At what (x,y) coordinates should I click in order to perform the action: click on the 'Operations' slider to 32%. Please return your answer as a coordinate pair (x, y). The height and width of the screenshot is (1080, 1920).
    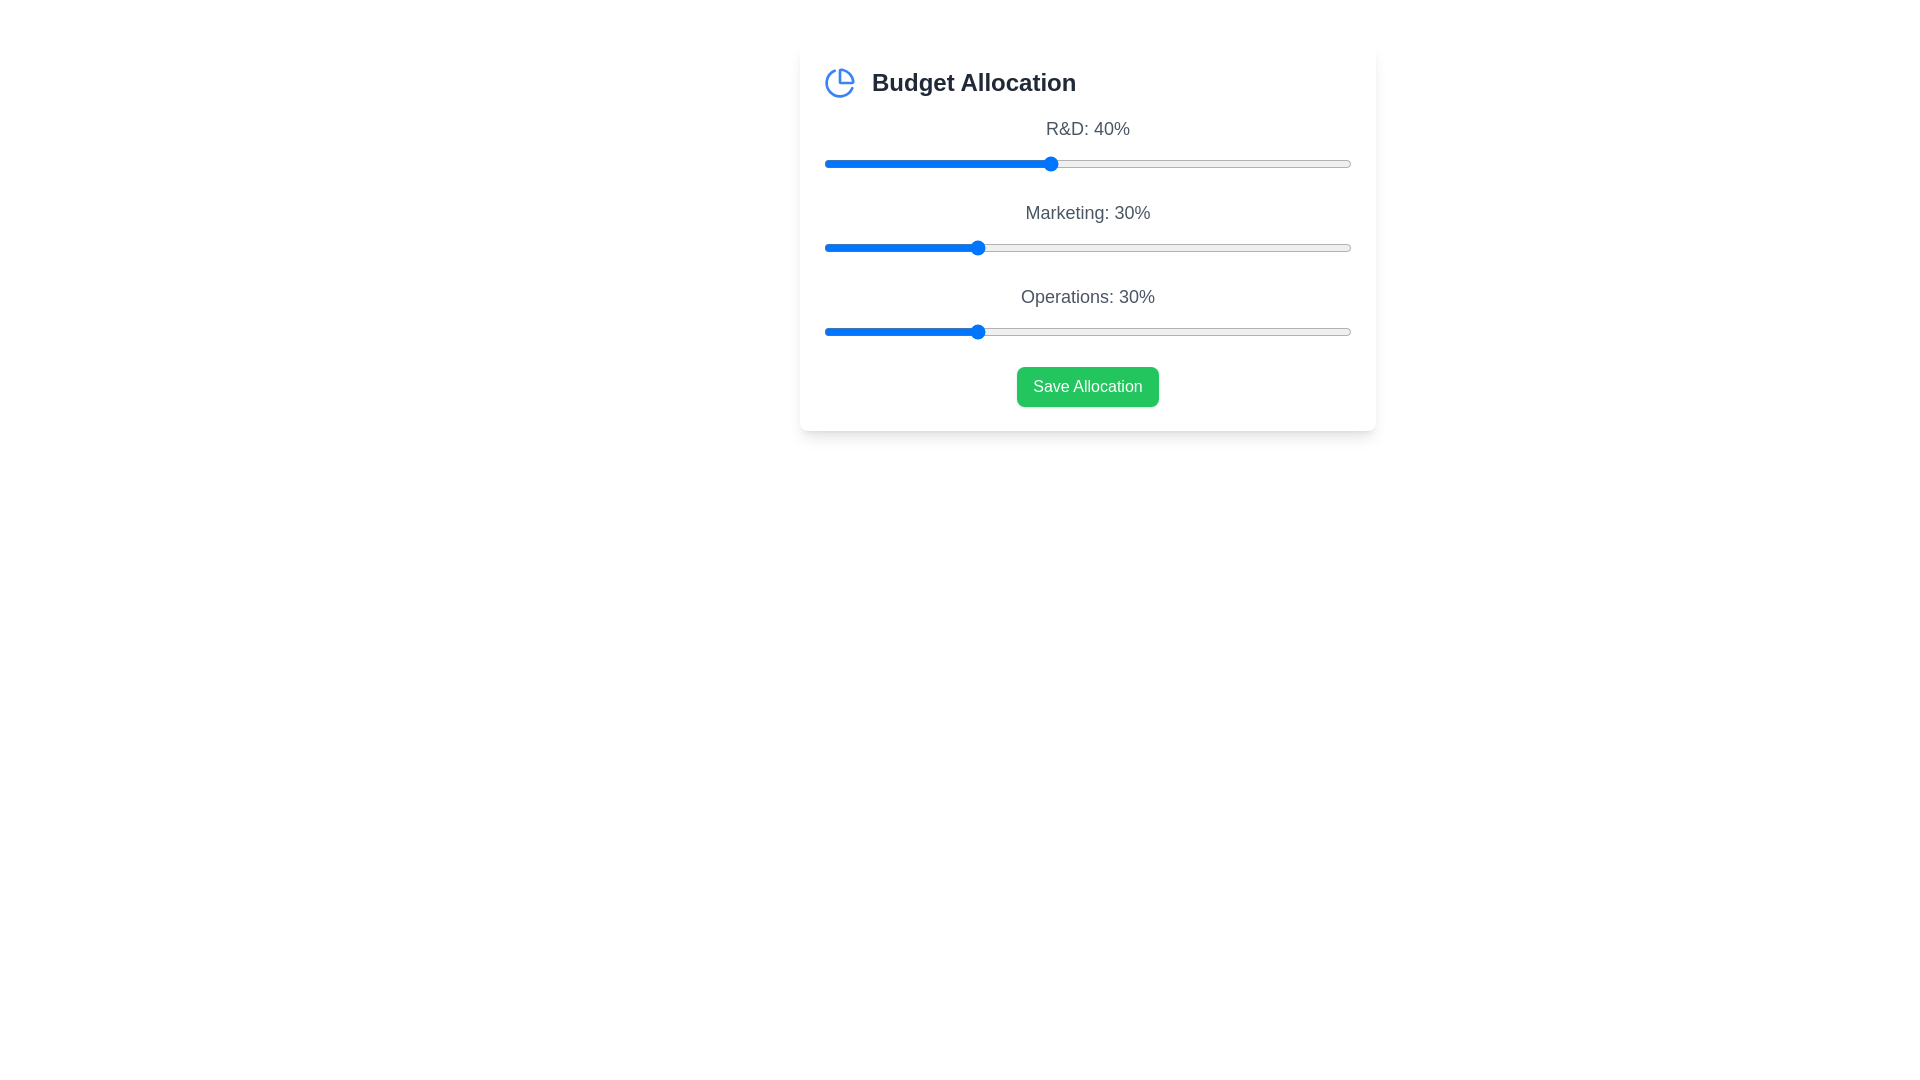
    Looking at the image, I should click on (989, 330).